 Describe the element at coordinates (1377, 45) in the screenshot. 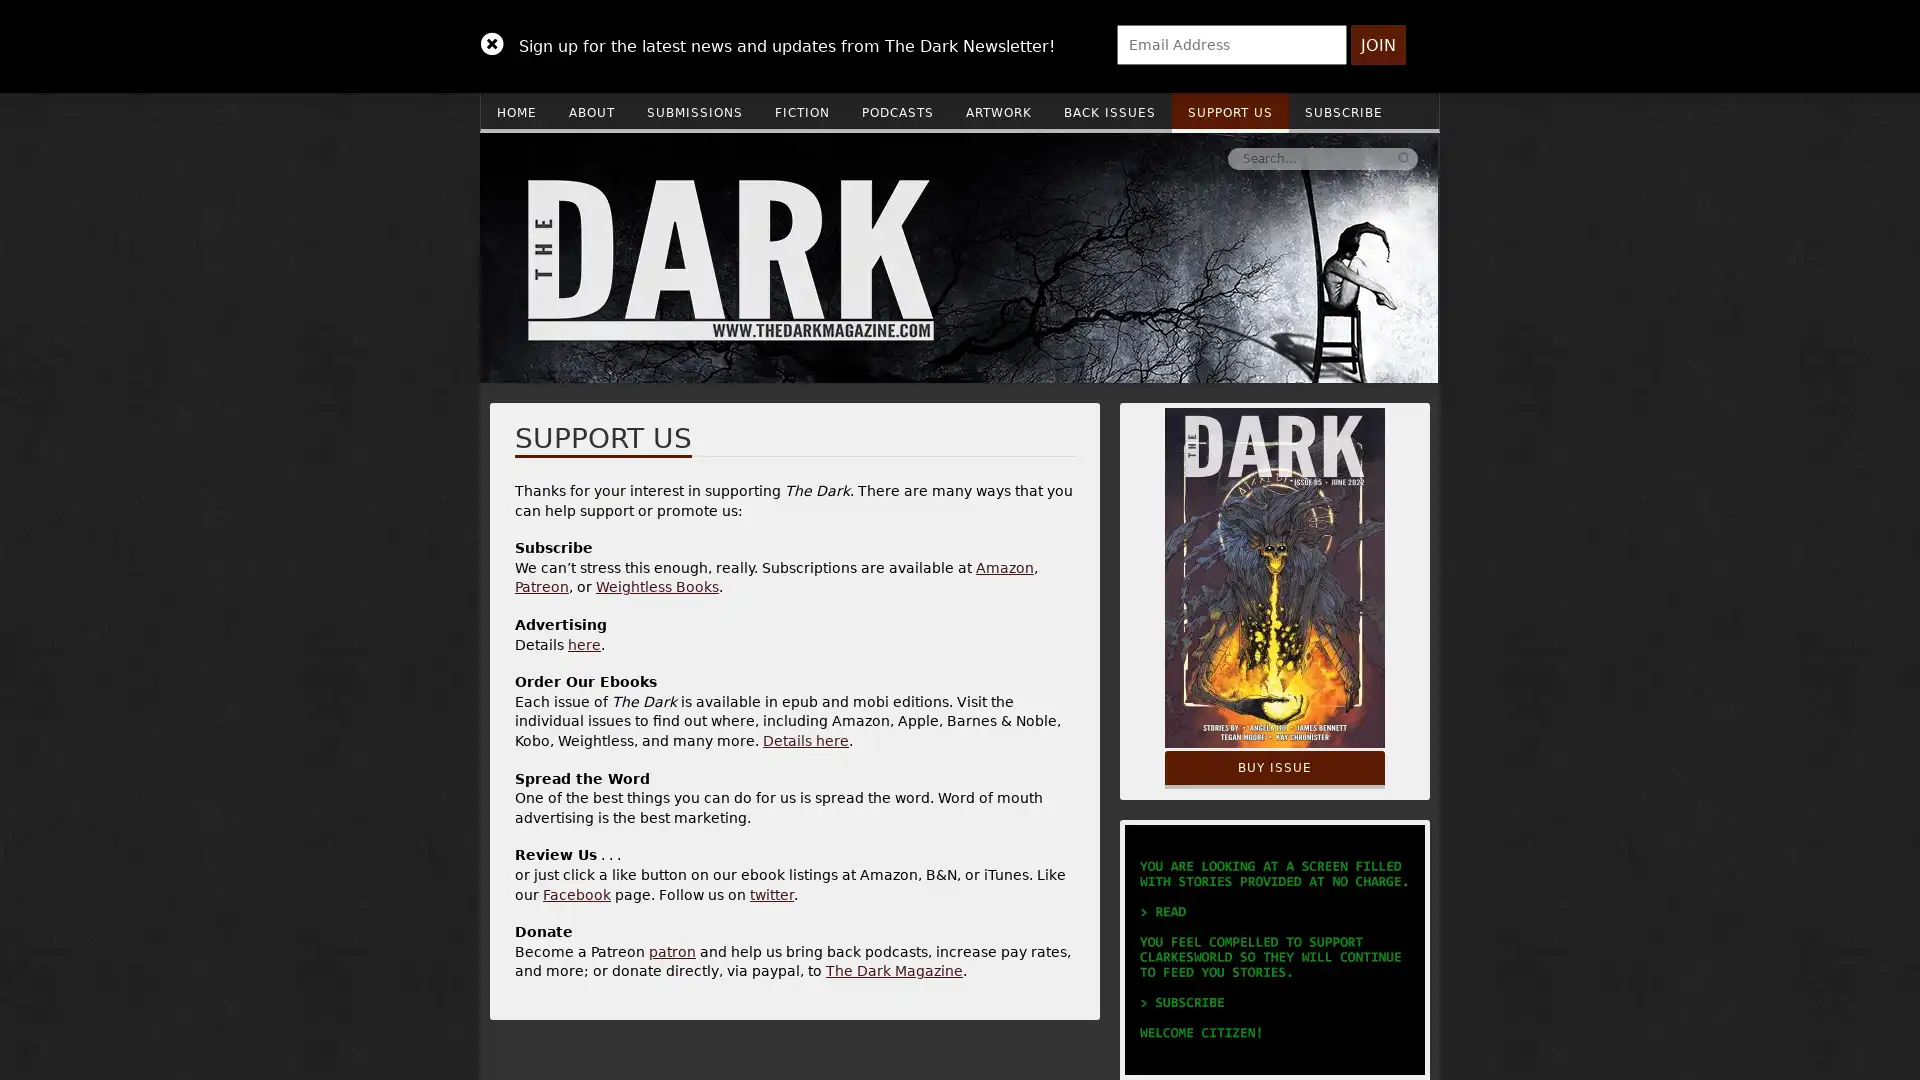

I see `Join` at that location.